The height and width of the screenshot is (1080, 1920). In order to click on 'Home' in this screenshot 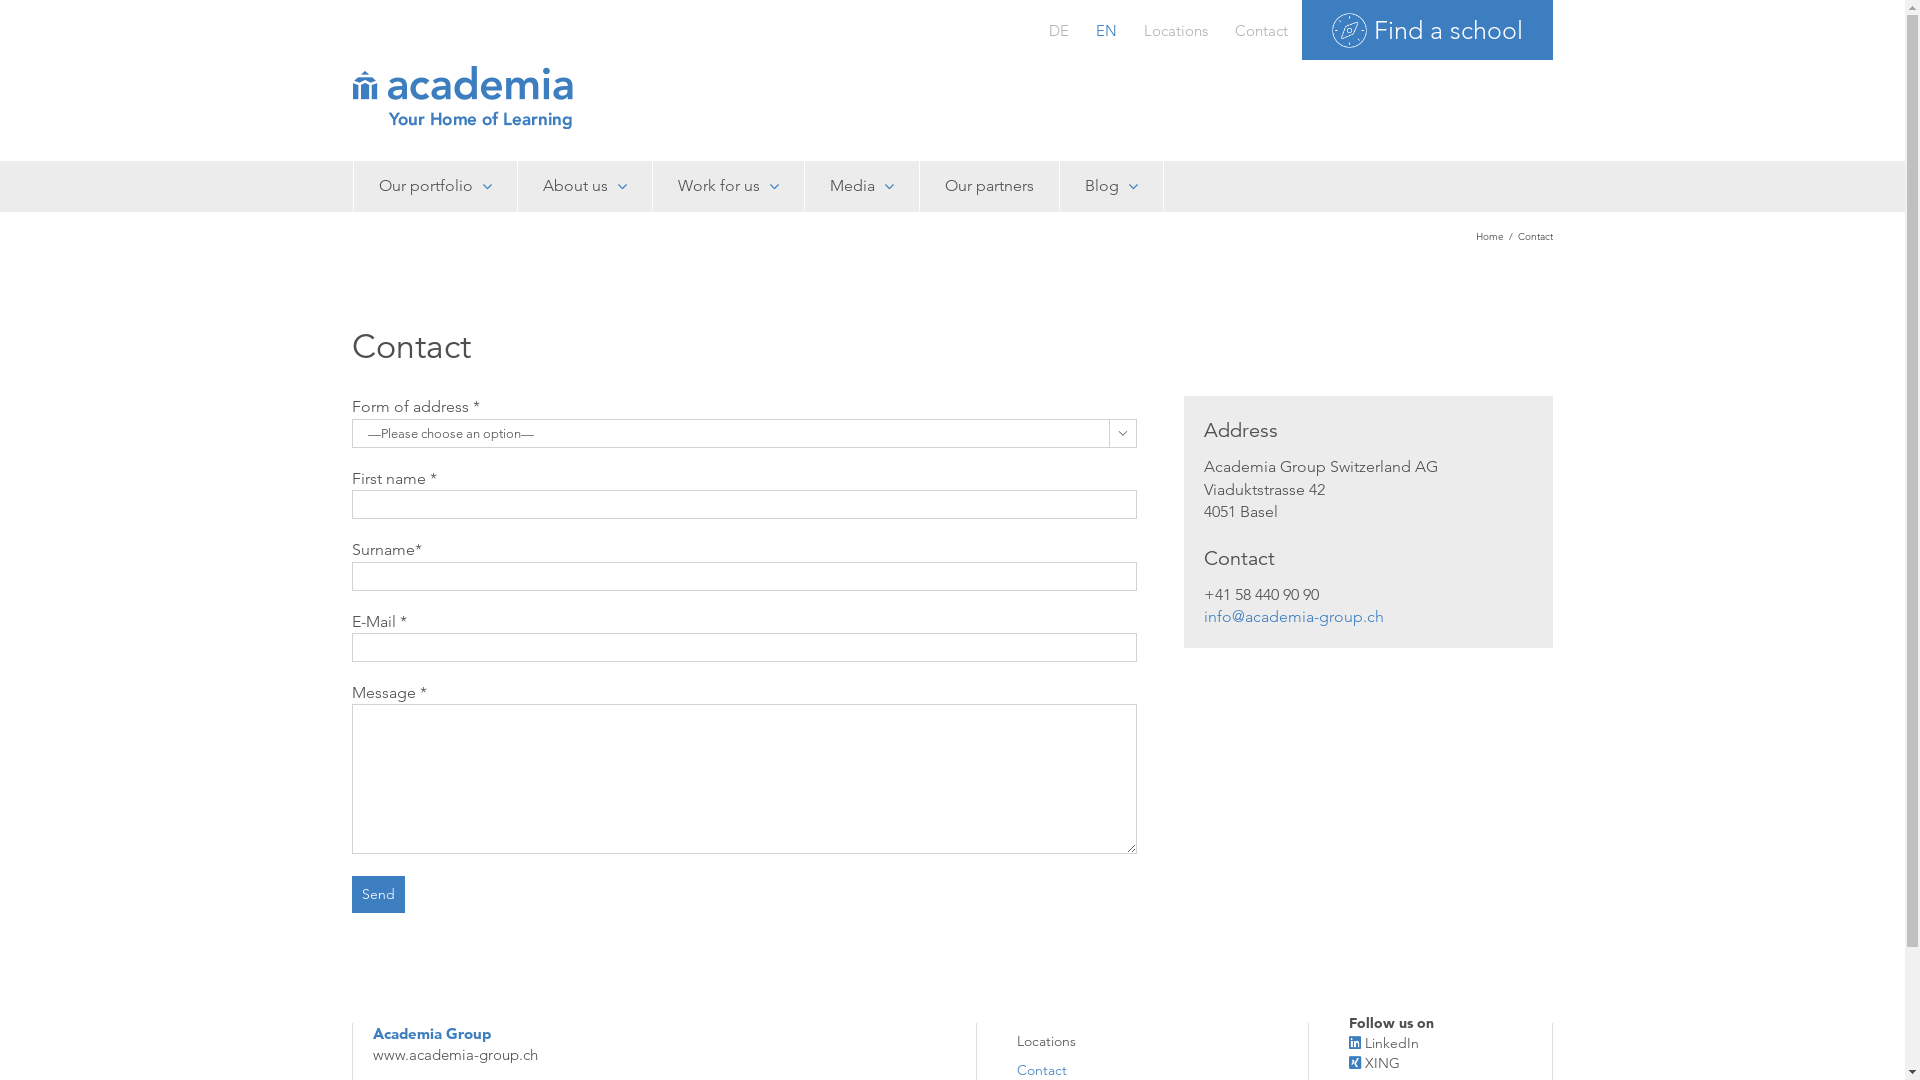, I will do `click(1476, 234)`.